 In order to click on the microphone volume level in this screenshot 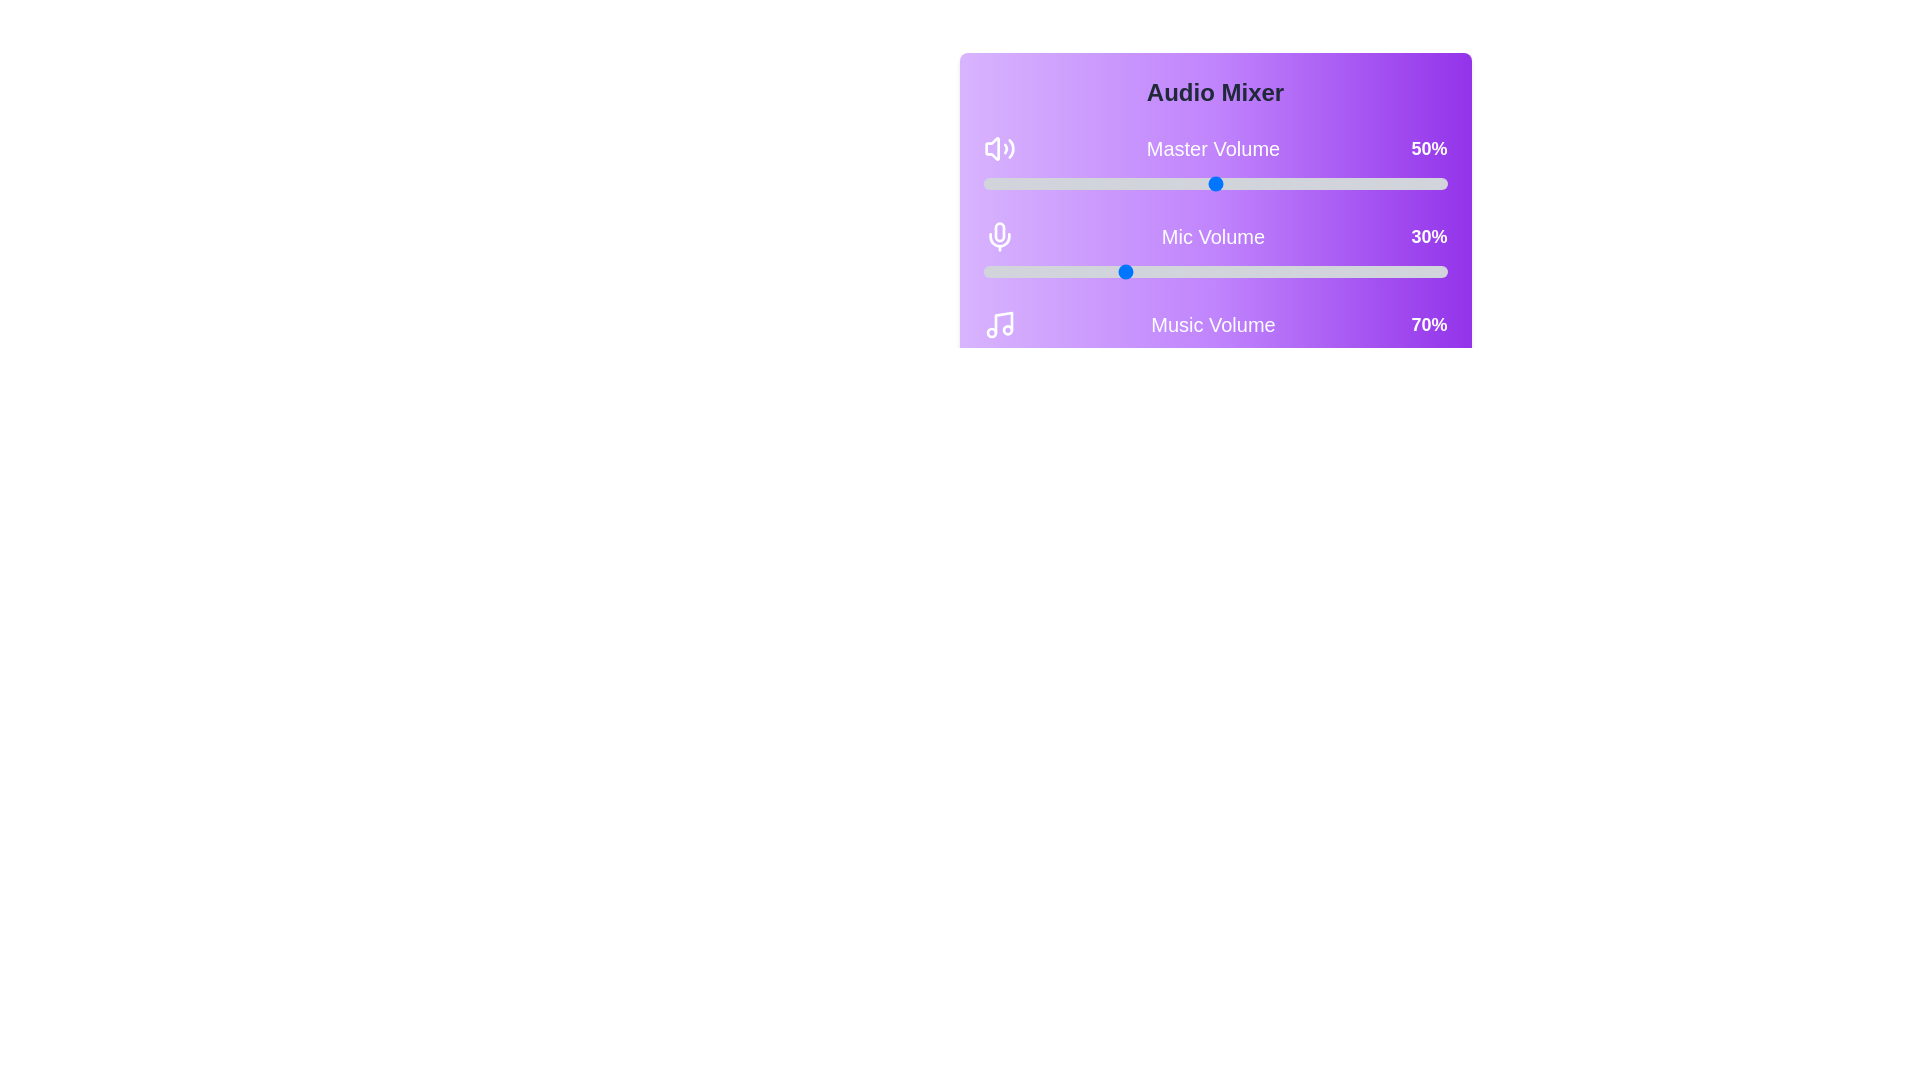, I will do `click(1242, 272)`.